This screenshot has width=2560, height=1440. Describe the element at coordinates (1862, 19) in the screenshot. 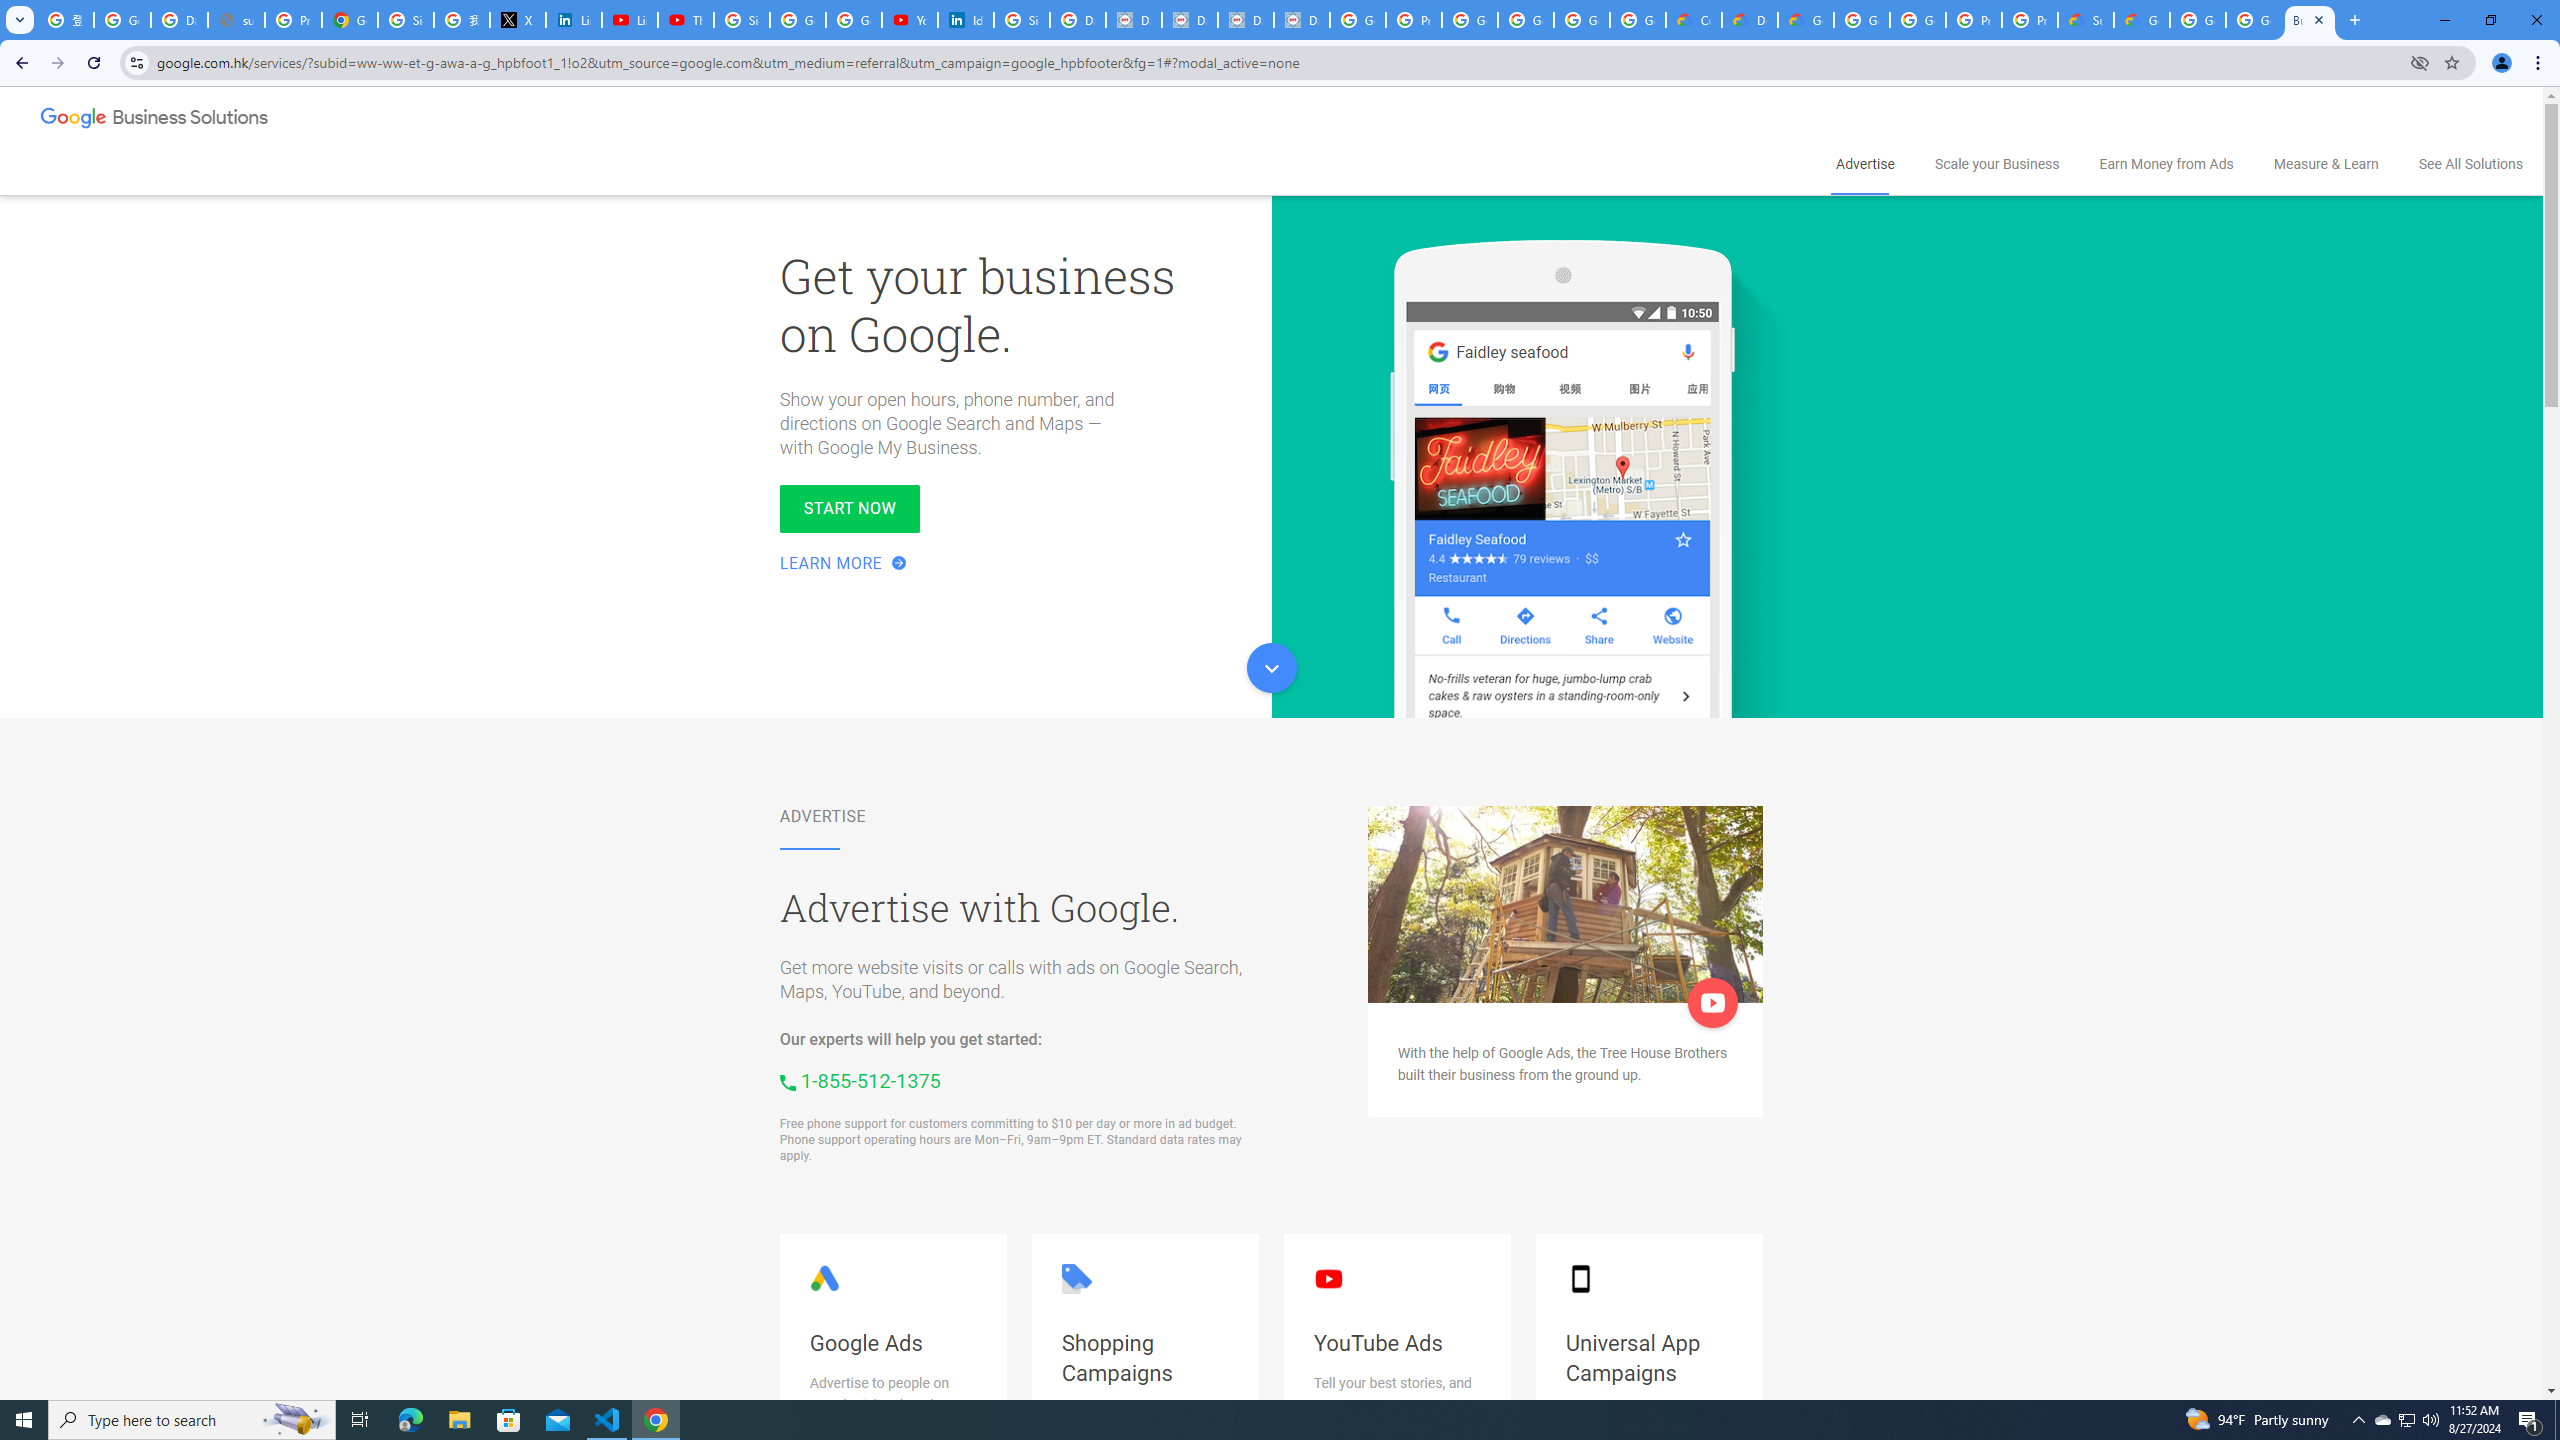

I see `'Google Cloud Platform'` at that location.